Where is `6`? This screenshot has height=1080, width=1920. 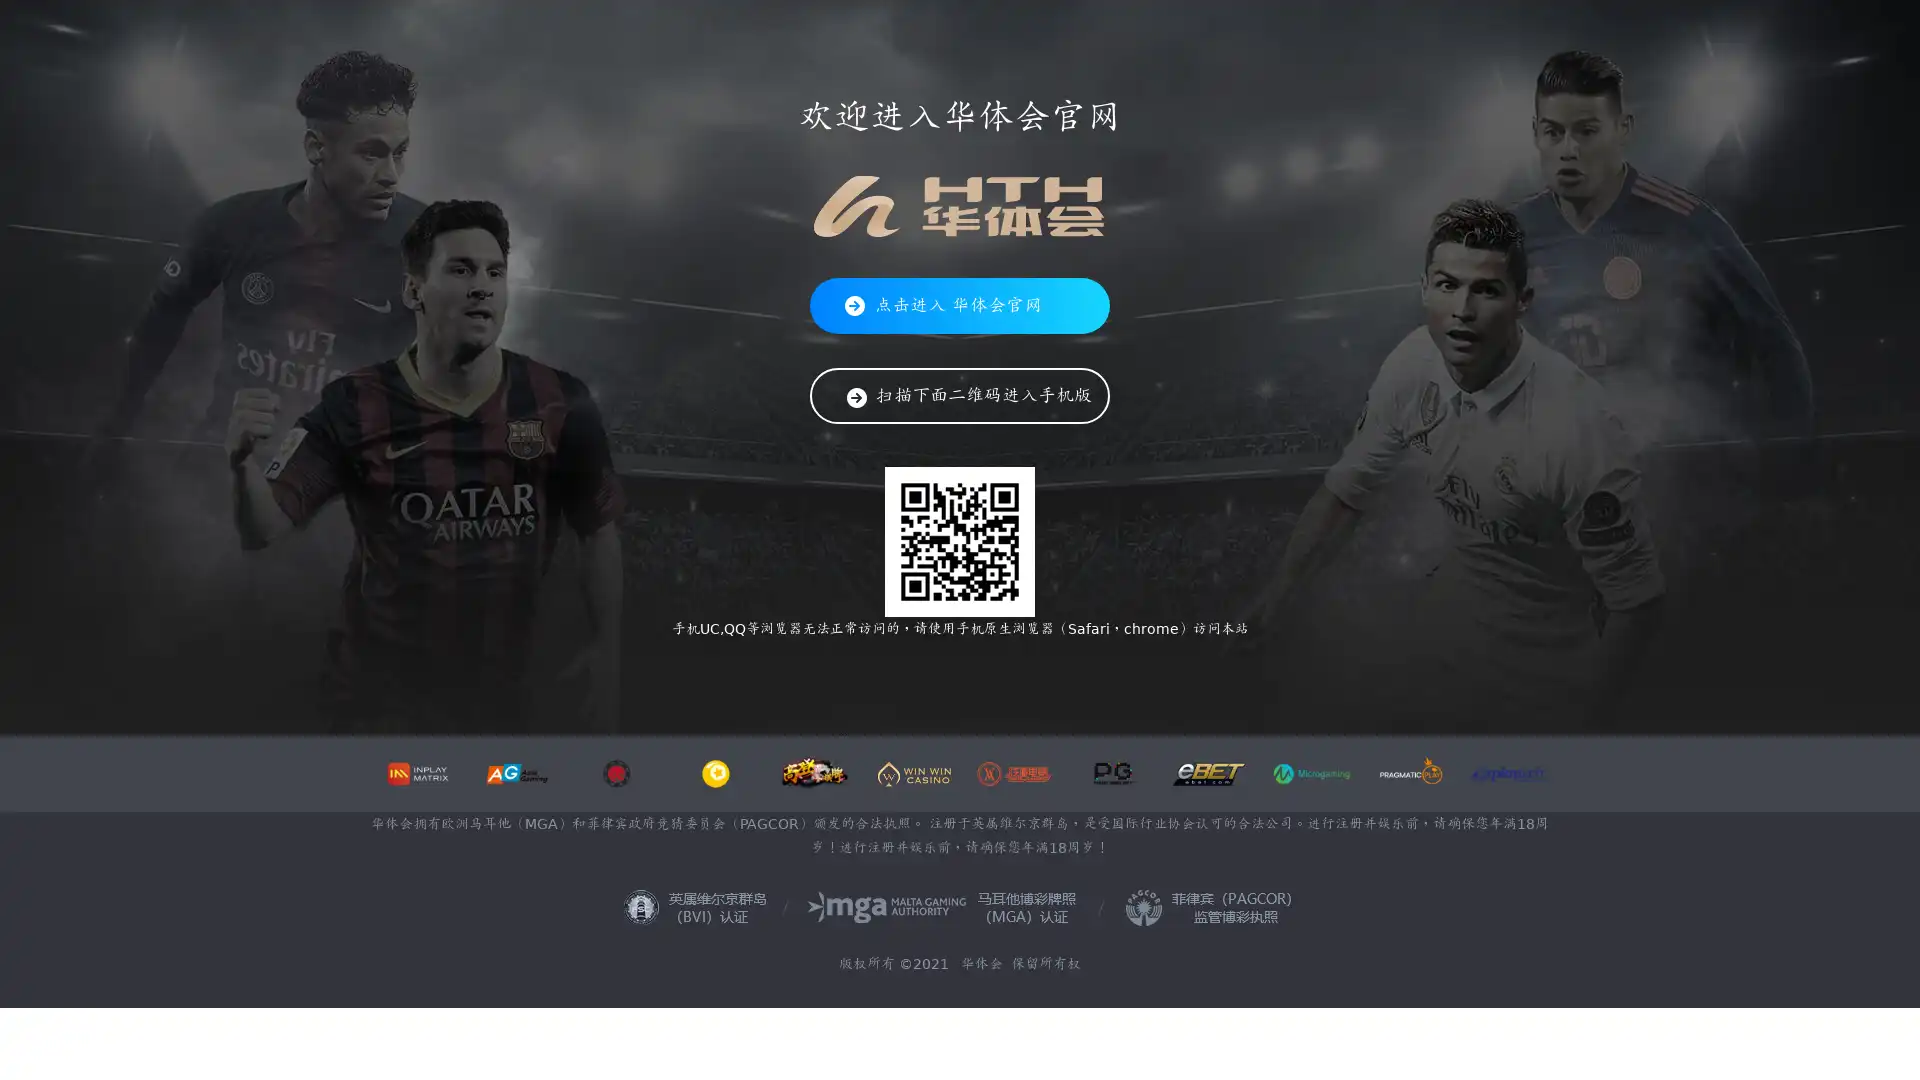 6 is located at coordinates (869, 666).